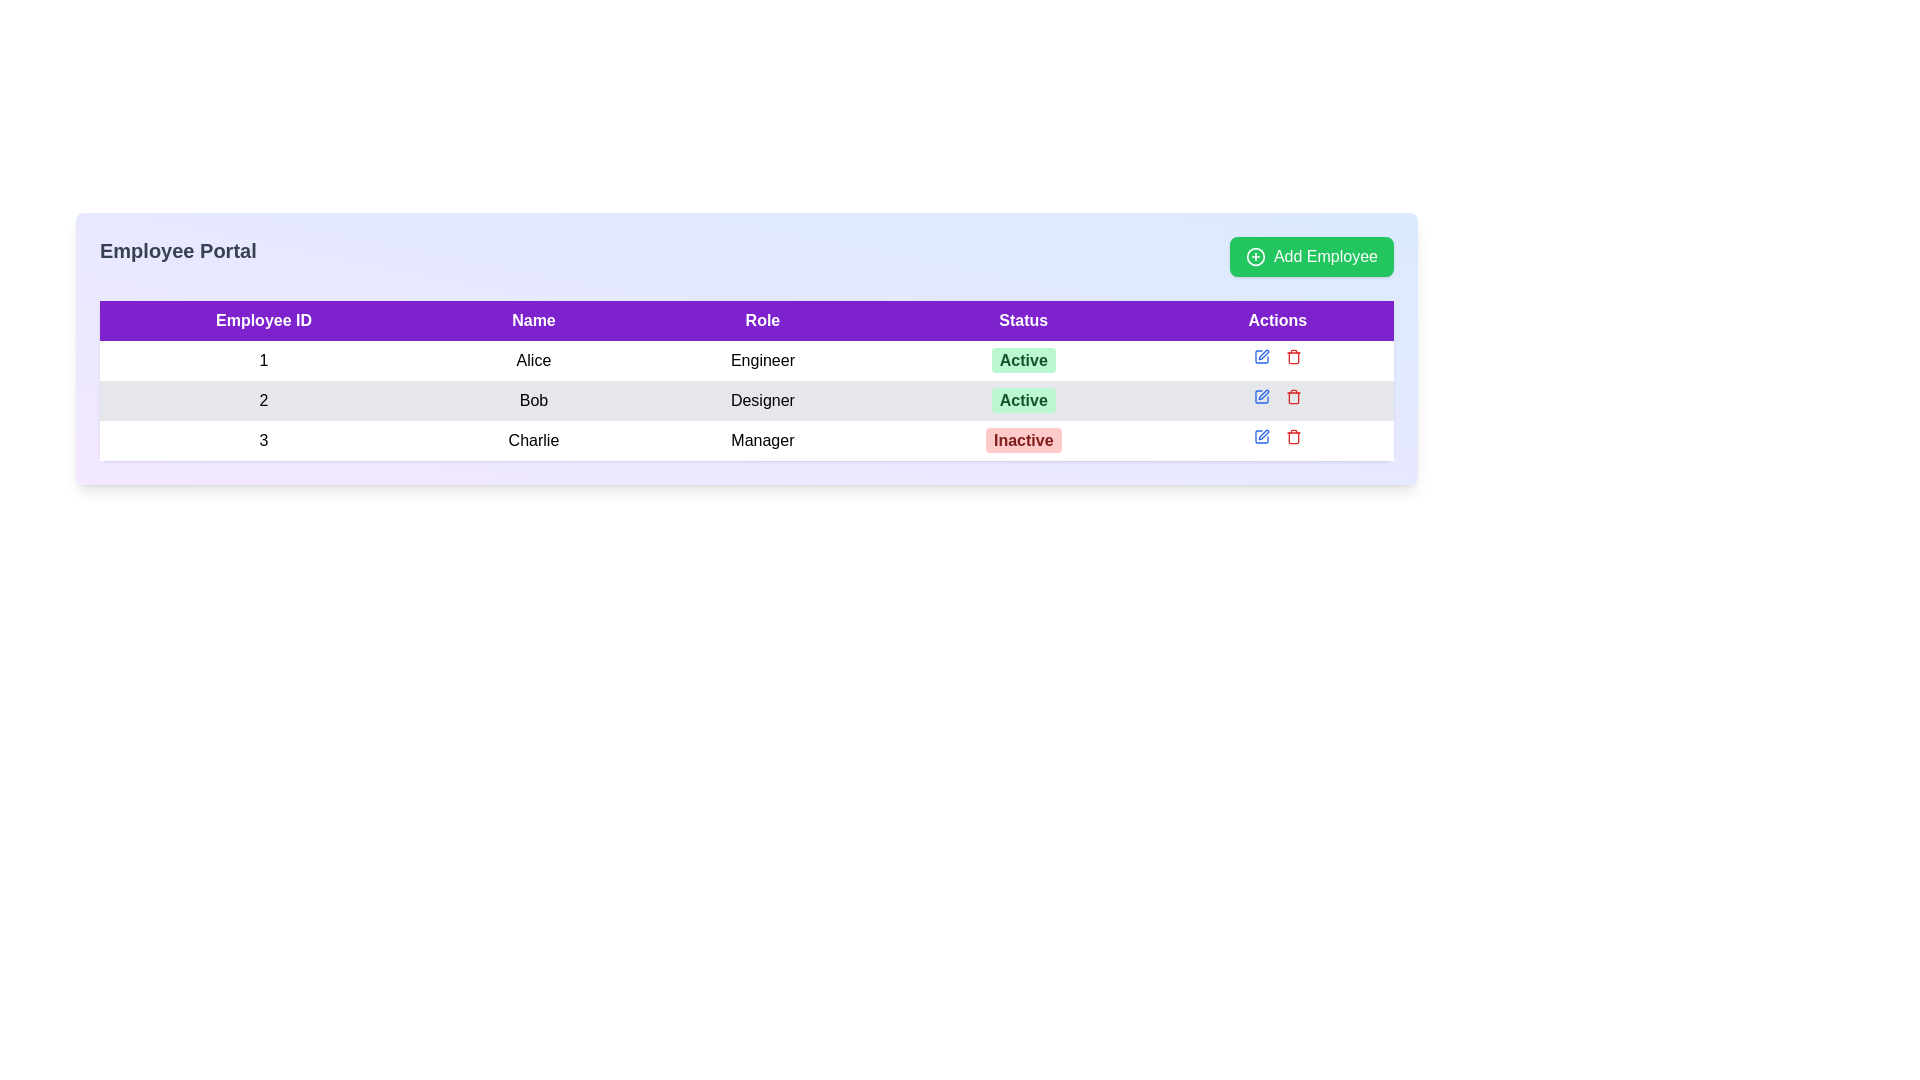 The image size is (1920, 1080). What do you see at coordinates (762, 361) in the screenshot?
I see `the text label 'Engineer' located in the first row of the 'Role' column in the employee data table for Alice` at bounding box center [762, 361].